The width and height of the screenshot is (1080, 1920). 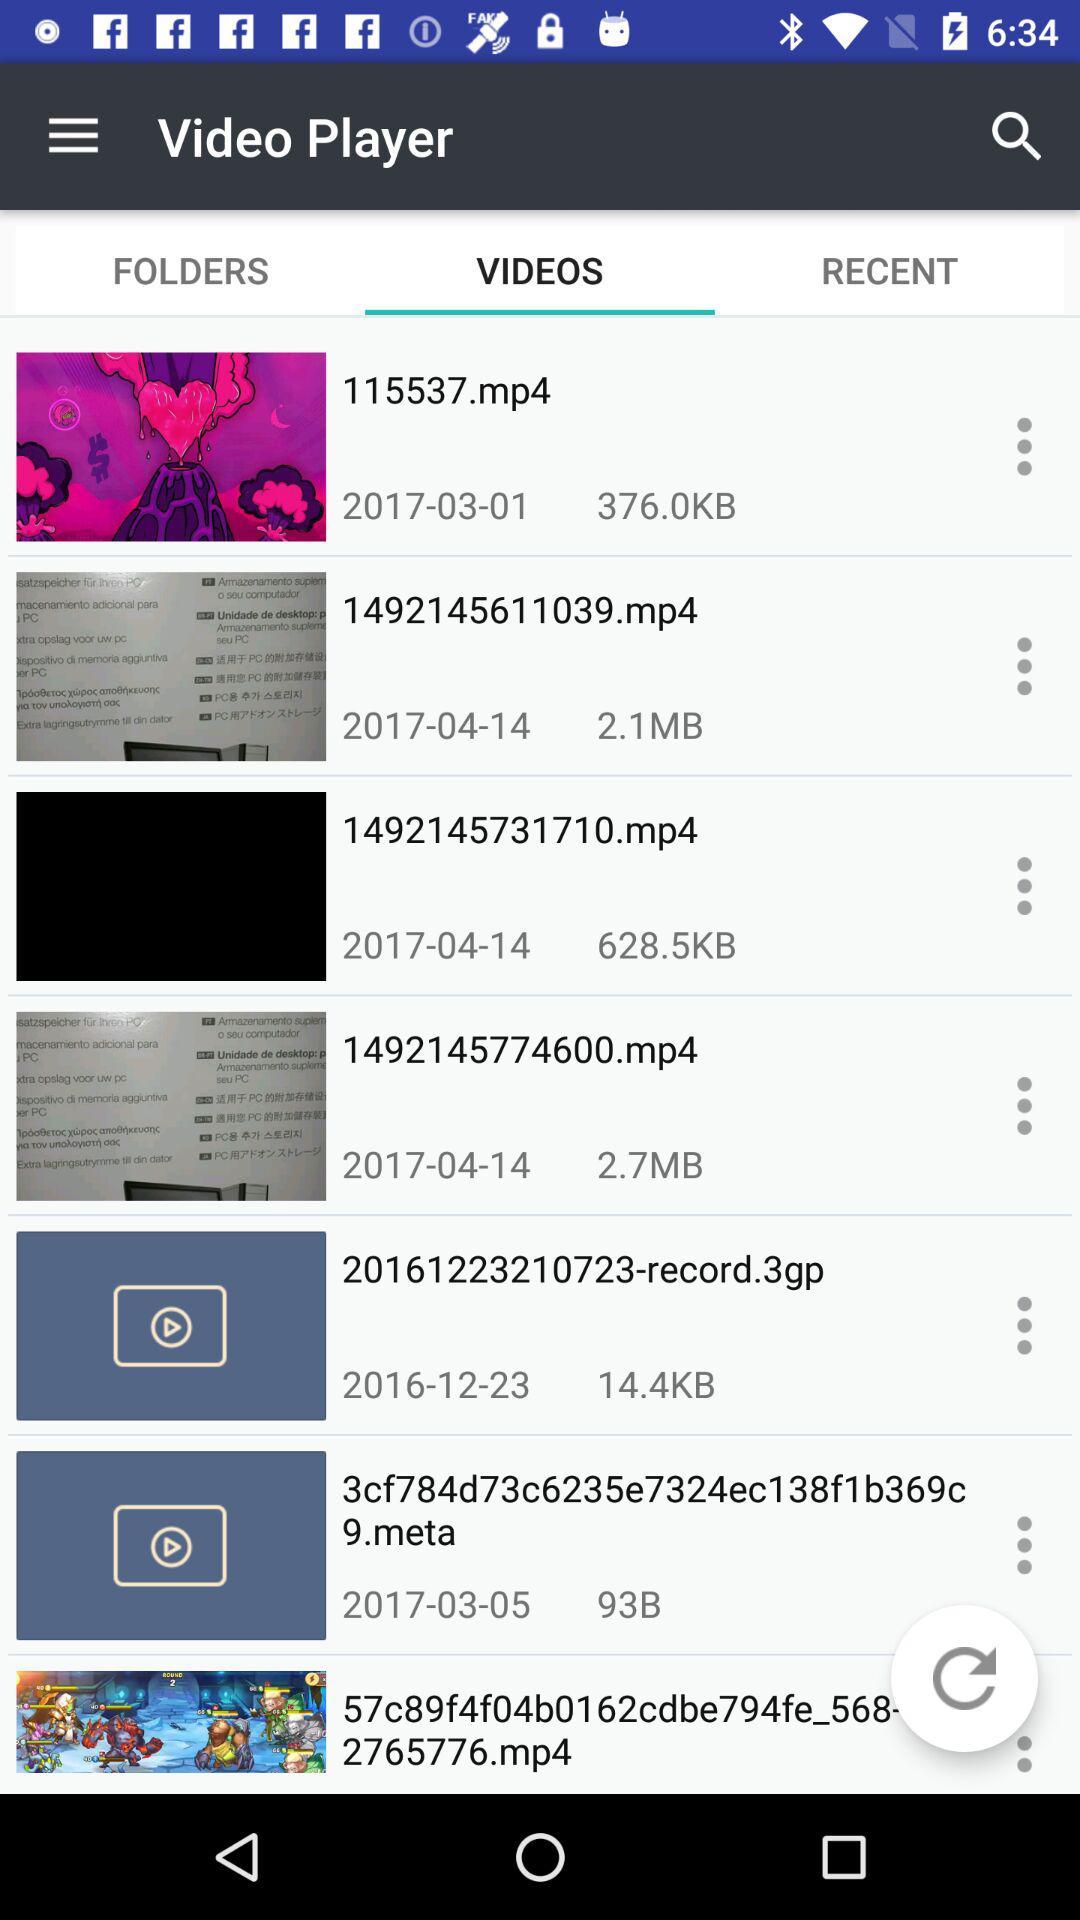 What do you see at coordinates (72, 135) in the screenshot?
I see `the app to the left of video player` at bounding box center [72, 135].